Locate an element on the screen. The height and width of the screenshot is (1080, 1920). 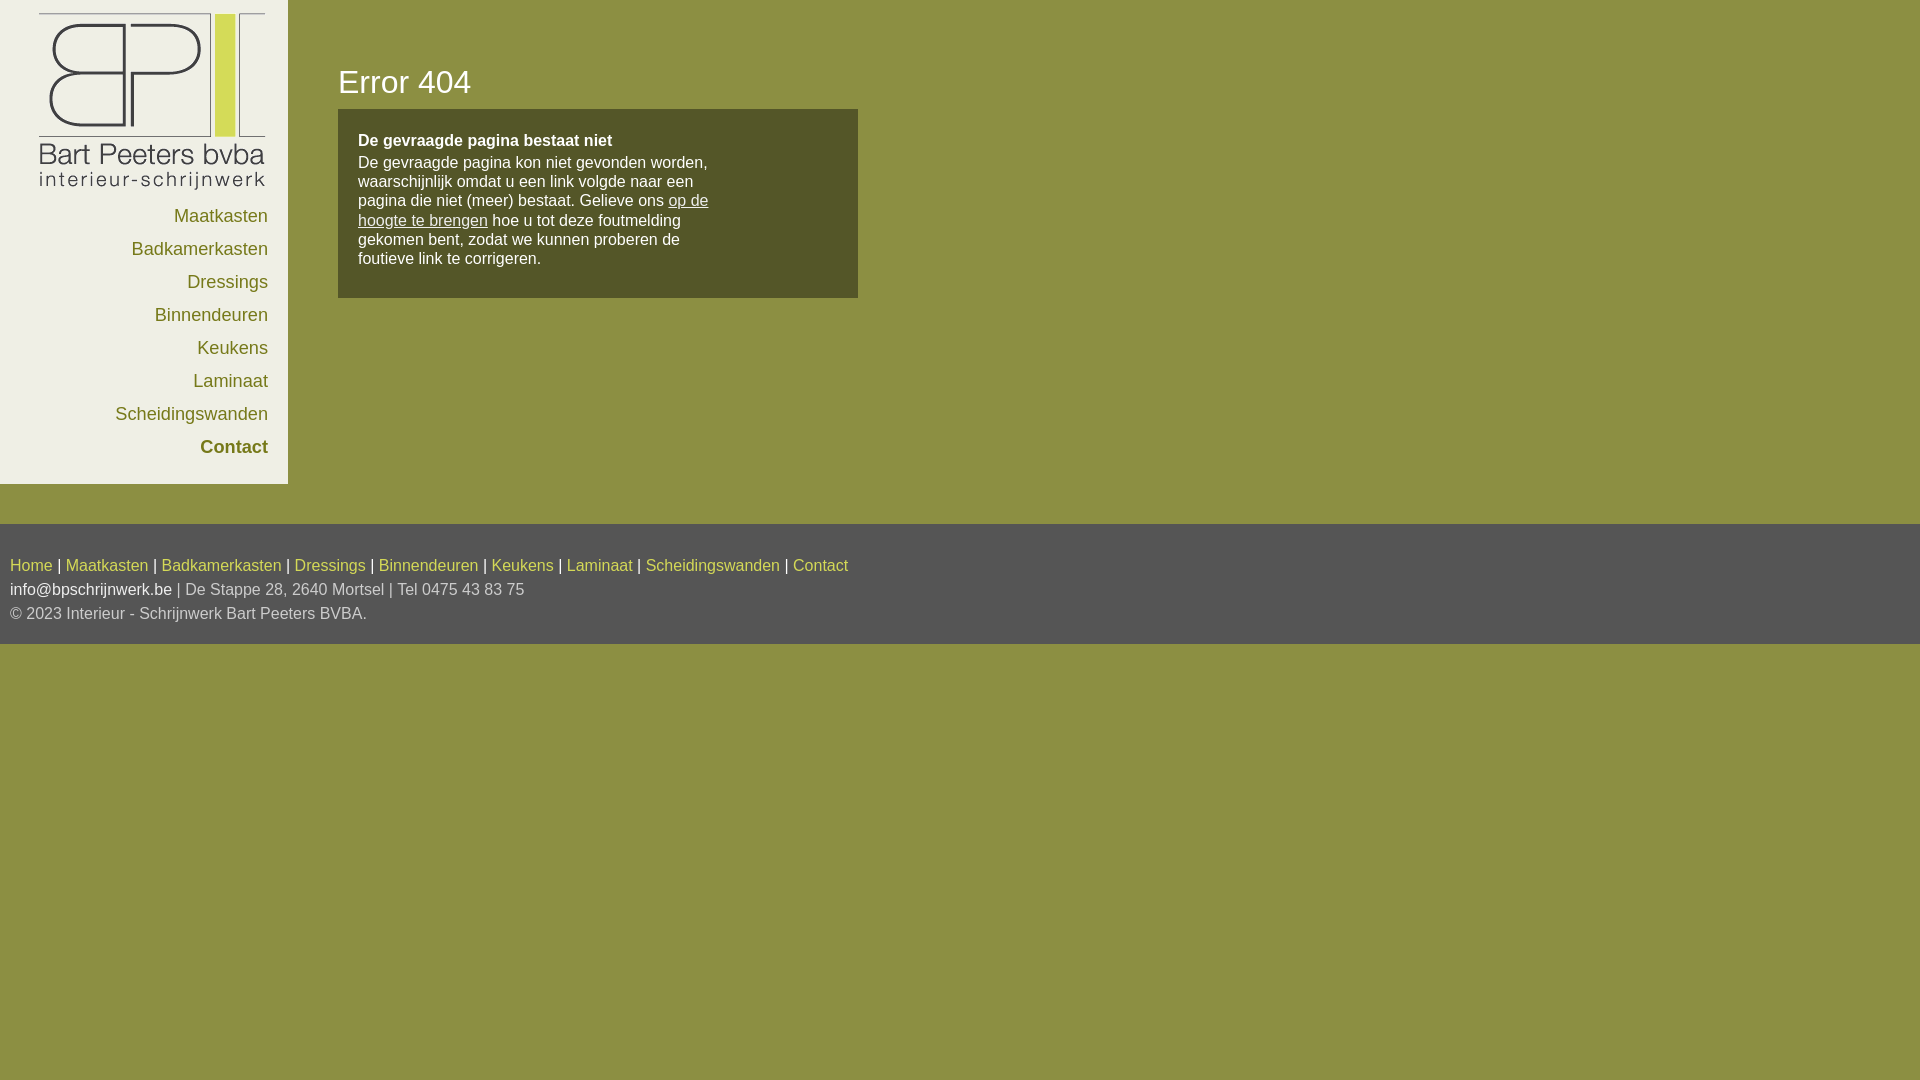
'Badkamerkasten' is located at coordinates (221, 565).